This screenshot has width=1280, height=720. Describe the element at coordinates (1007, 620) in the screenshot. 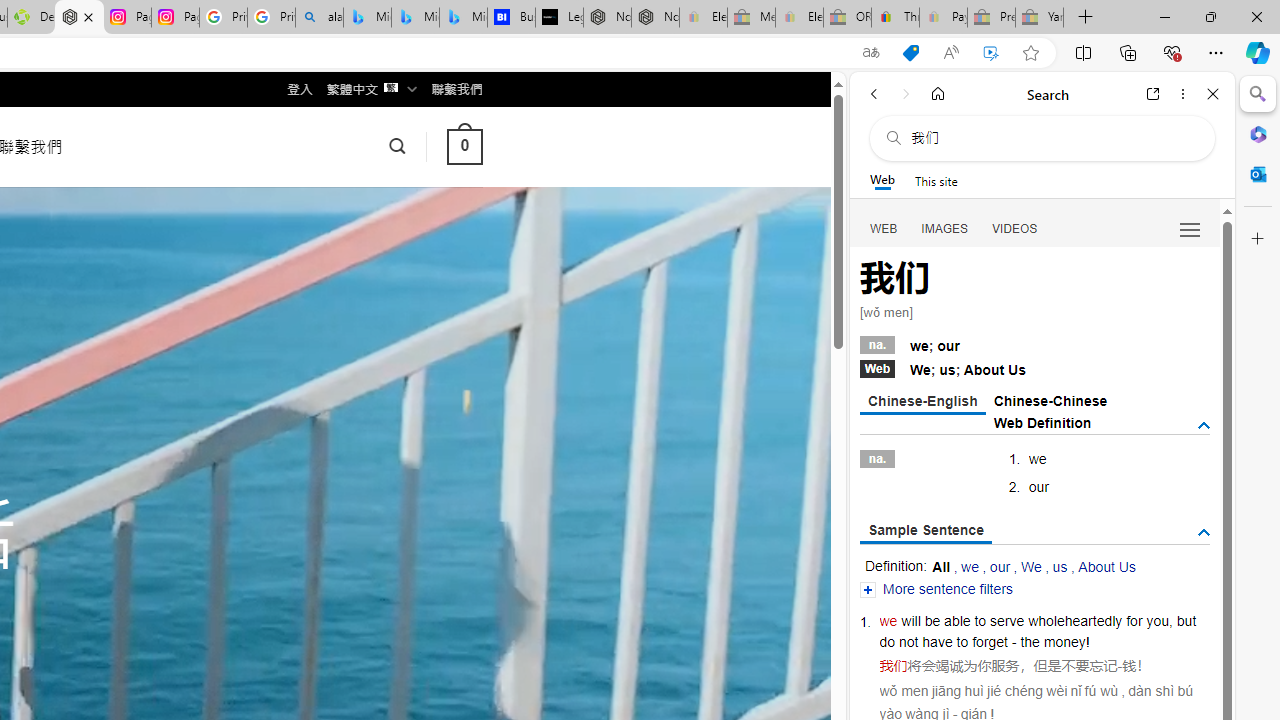

I see `'serve'` at that location.